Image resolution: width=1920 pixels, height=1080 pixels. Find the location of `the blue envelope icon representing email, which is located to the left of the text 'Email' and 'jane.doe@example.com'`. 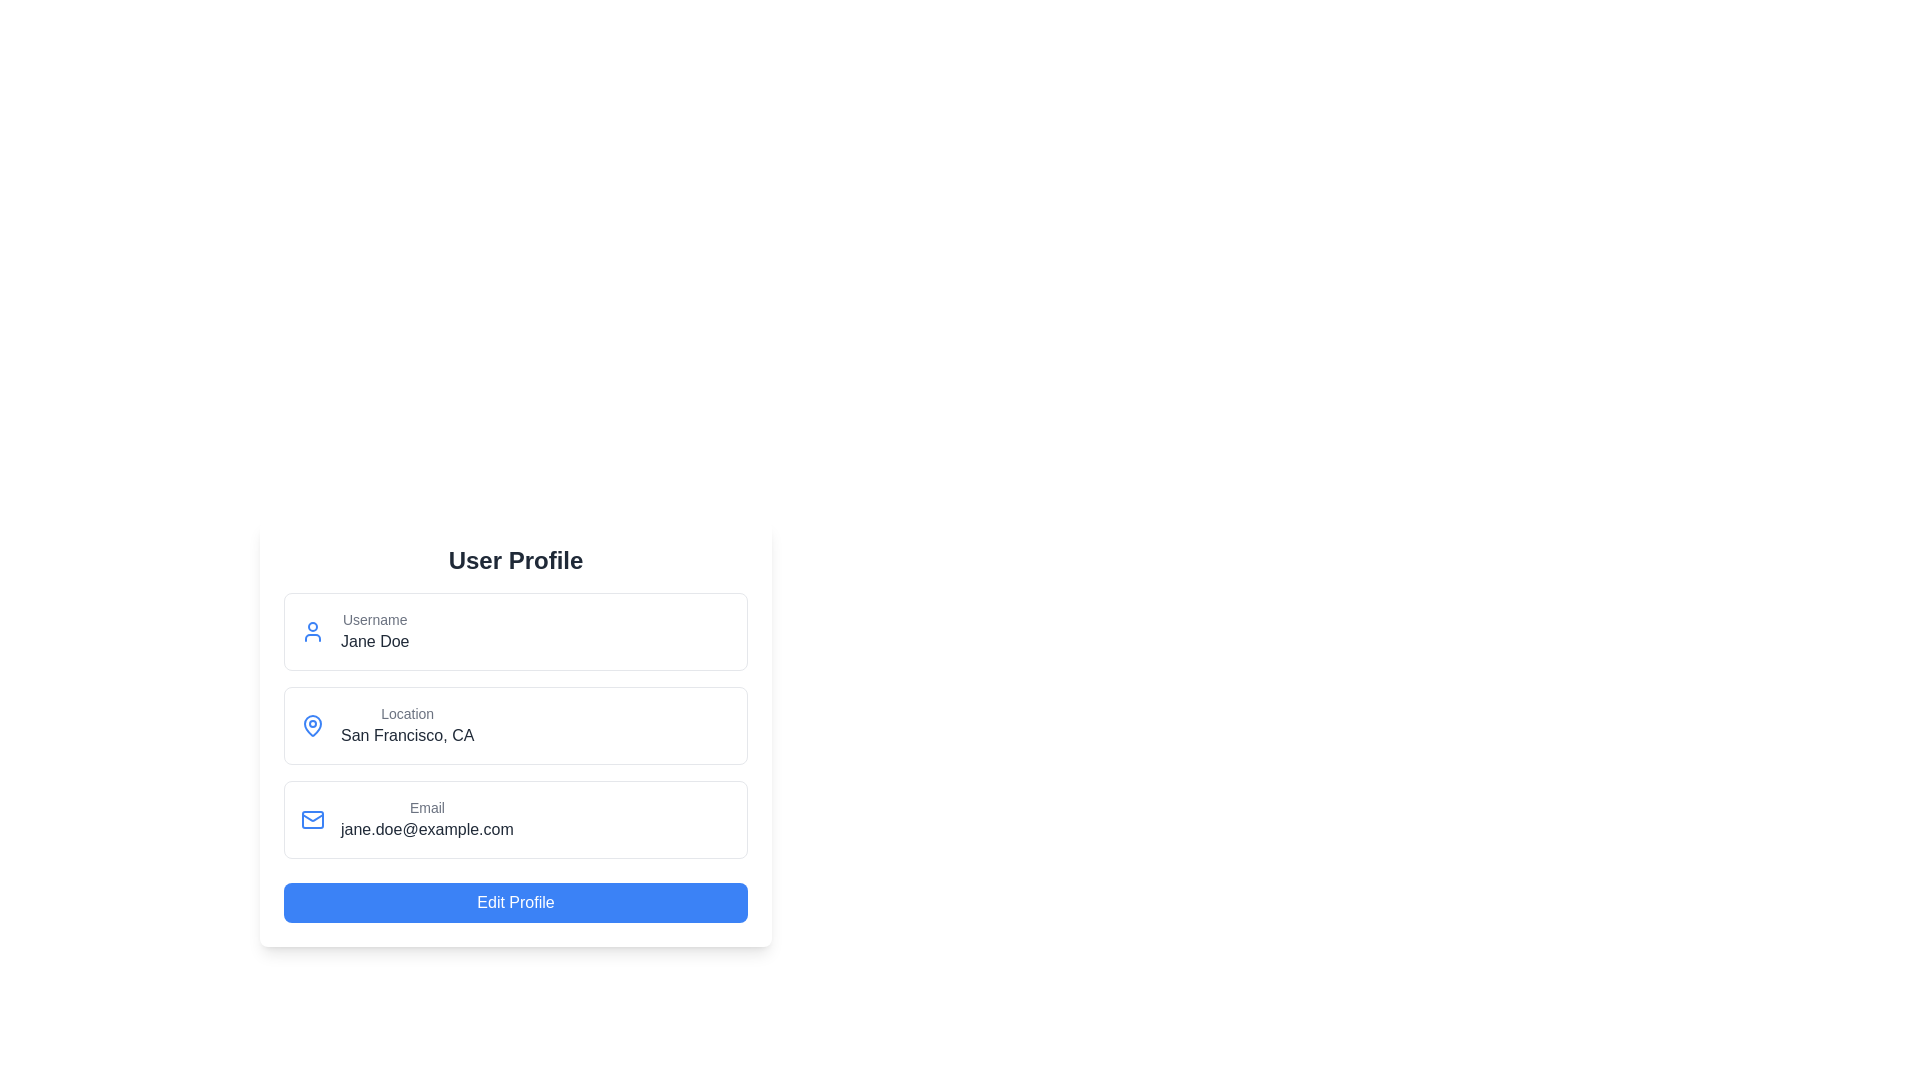

the blue envelope icon representing email, which is located to the left of the text 'Email' and 'jane.doe@example.com' is located at coordinates (311, 820).